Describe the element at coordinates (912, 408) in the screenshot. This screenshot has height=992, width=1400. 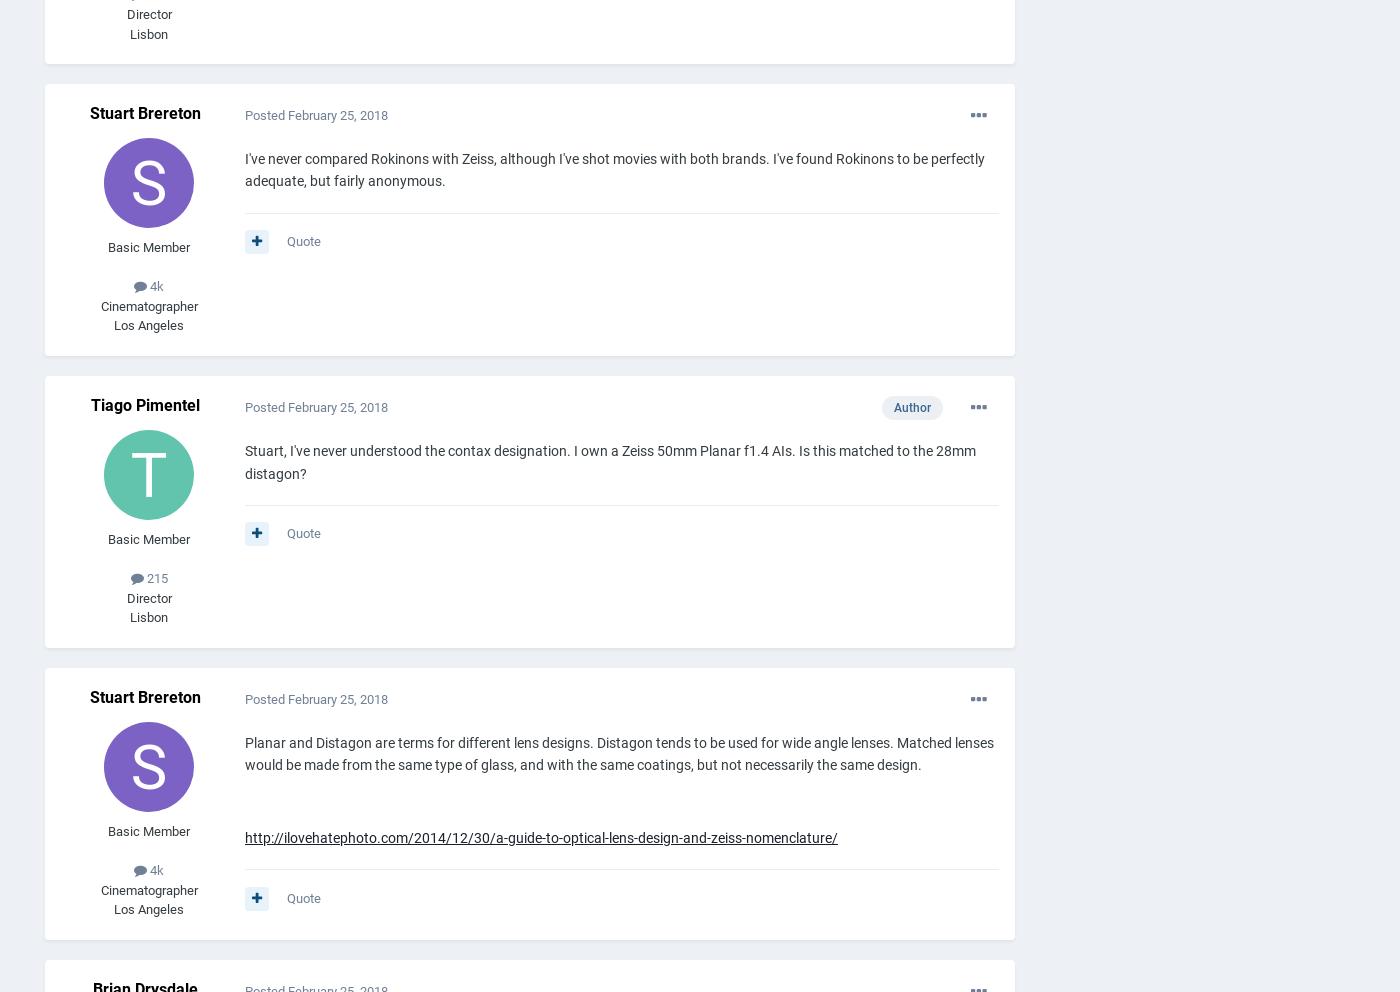
I see `'Author'` at that location.